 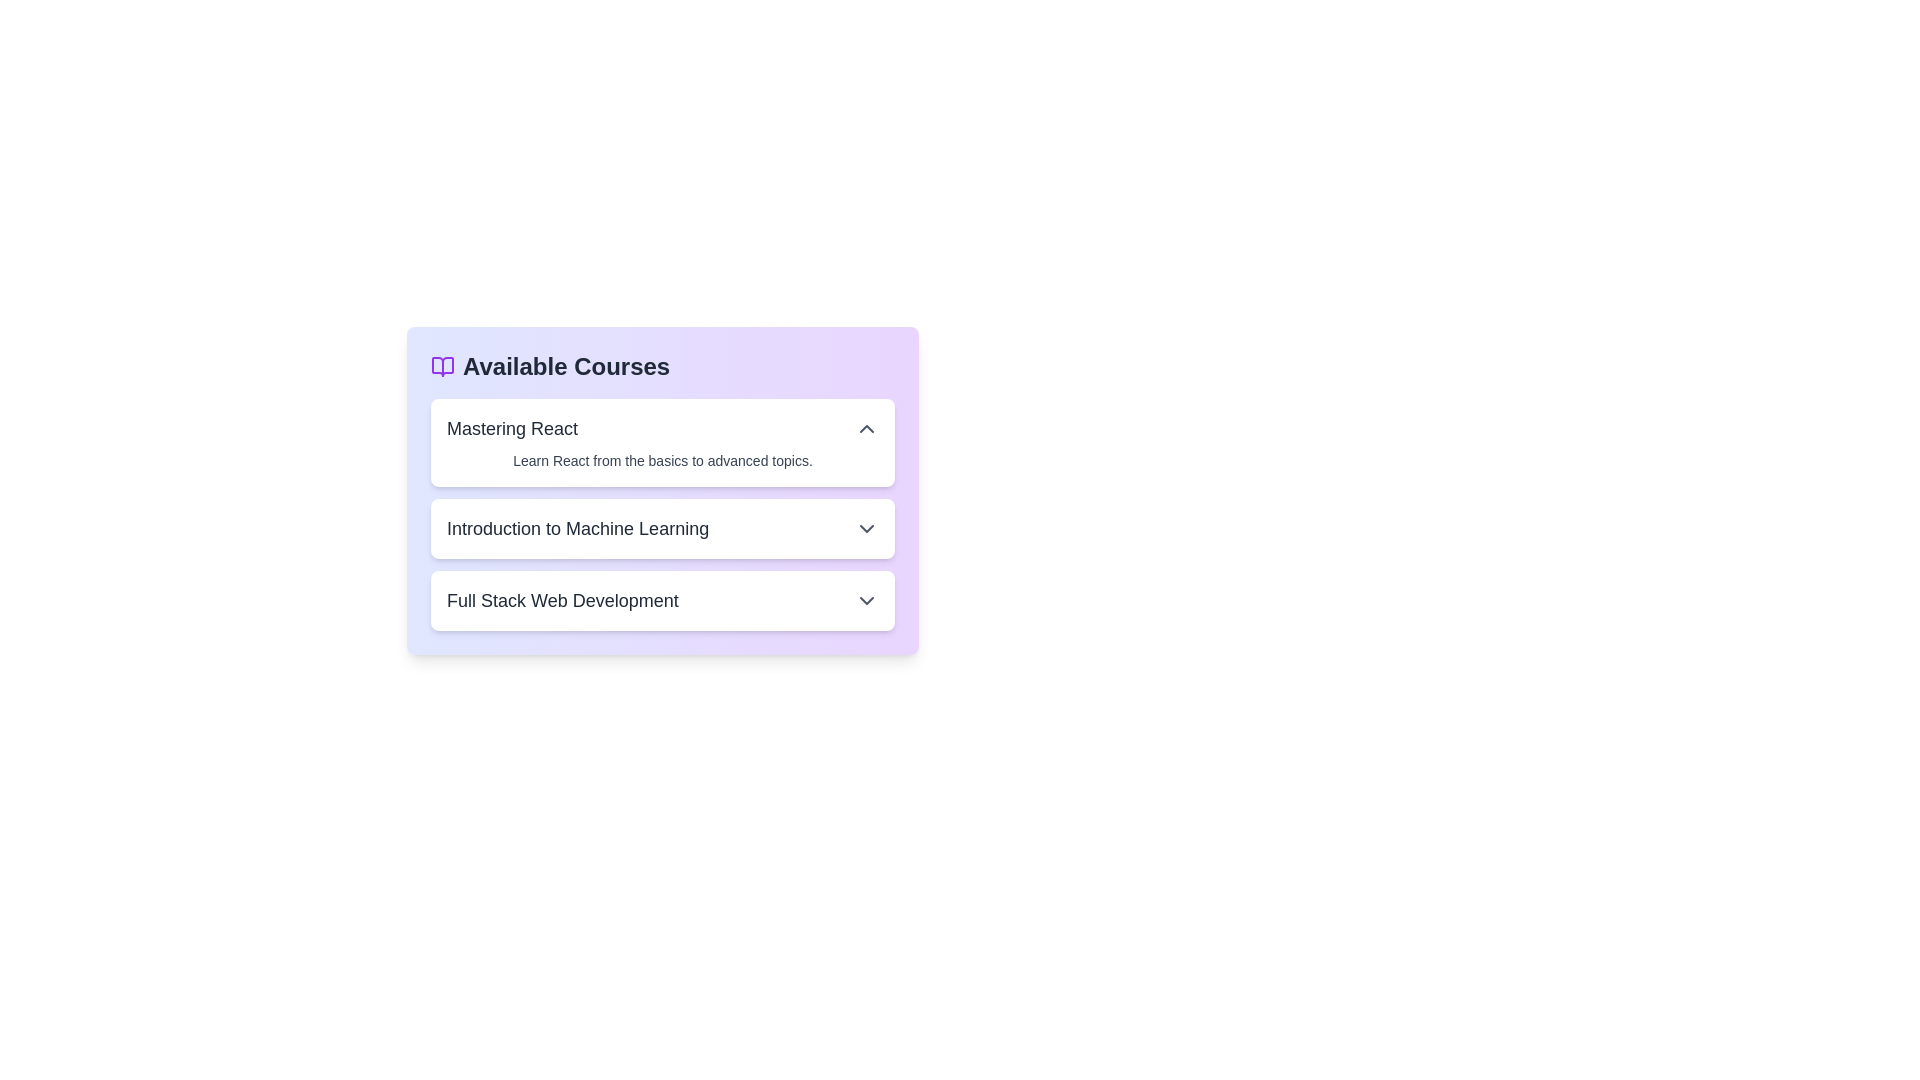 I want to click on the course item titled Full Stack Web Development, so click(x=662, y=600).